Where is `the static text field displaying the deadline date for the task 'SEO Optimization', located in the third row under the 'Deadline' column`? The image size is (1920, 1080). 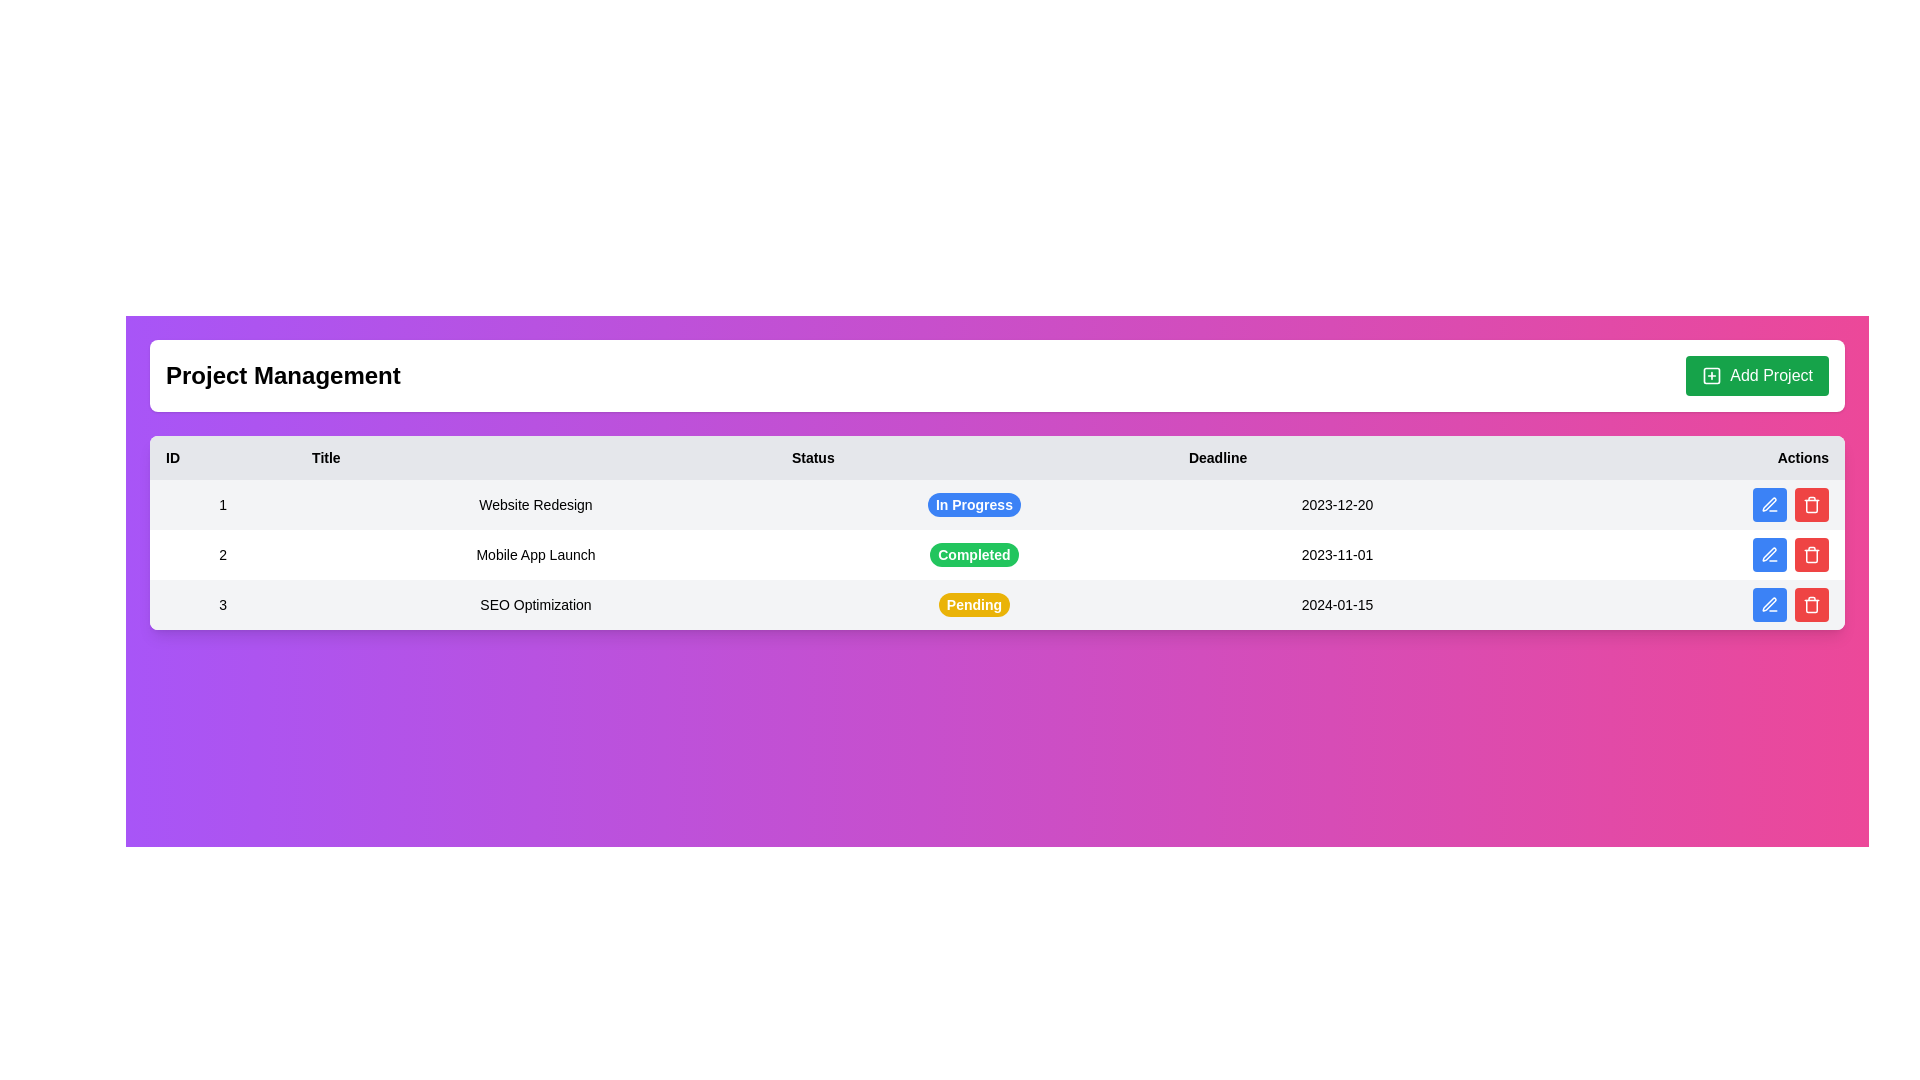
the static text field displaying the deadline date for the task 'SEO Optimization', located in the third row under the 'Deadline' column is located at coordinates (1337, 604).